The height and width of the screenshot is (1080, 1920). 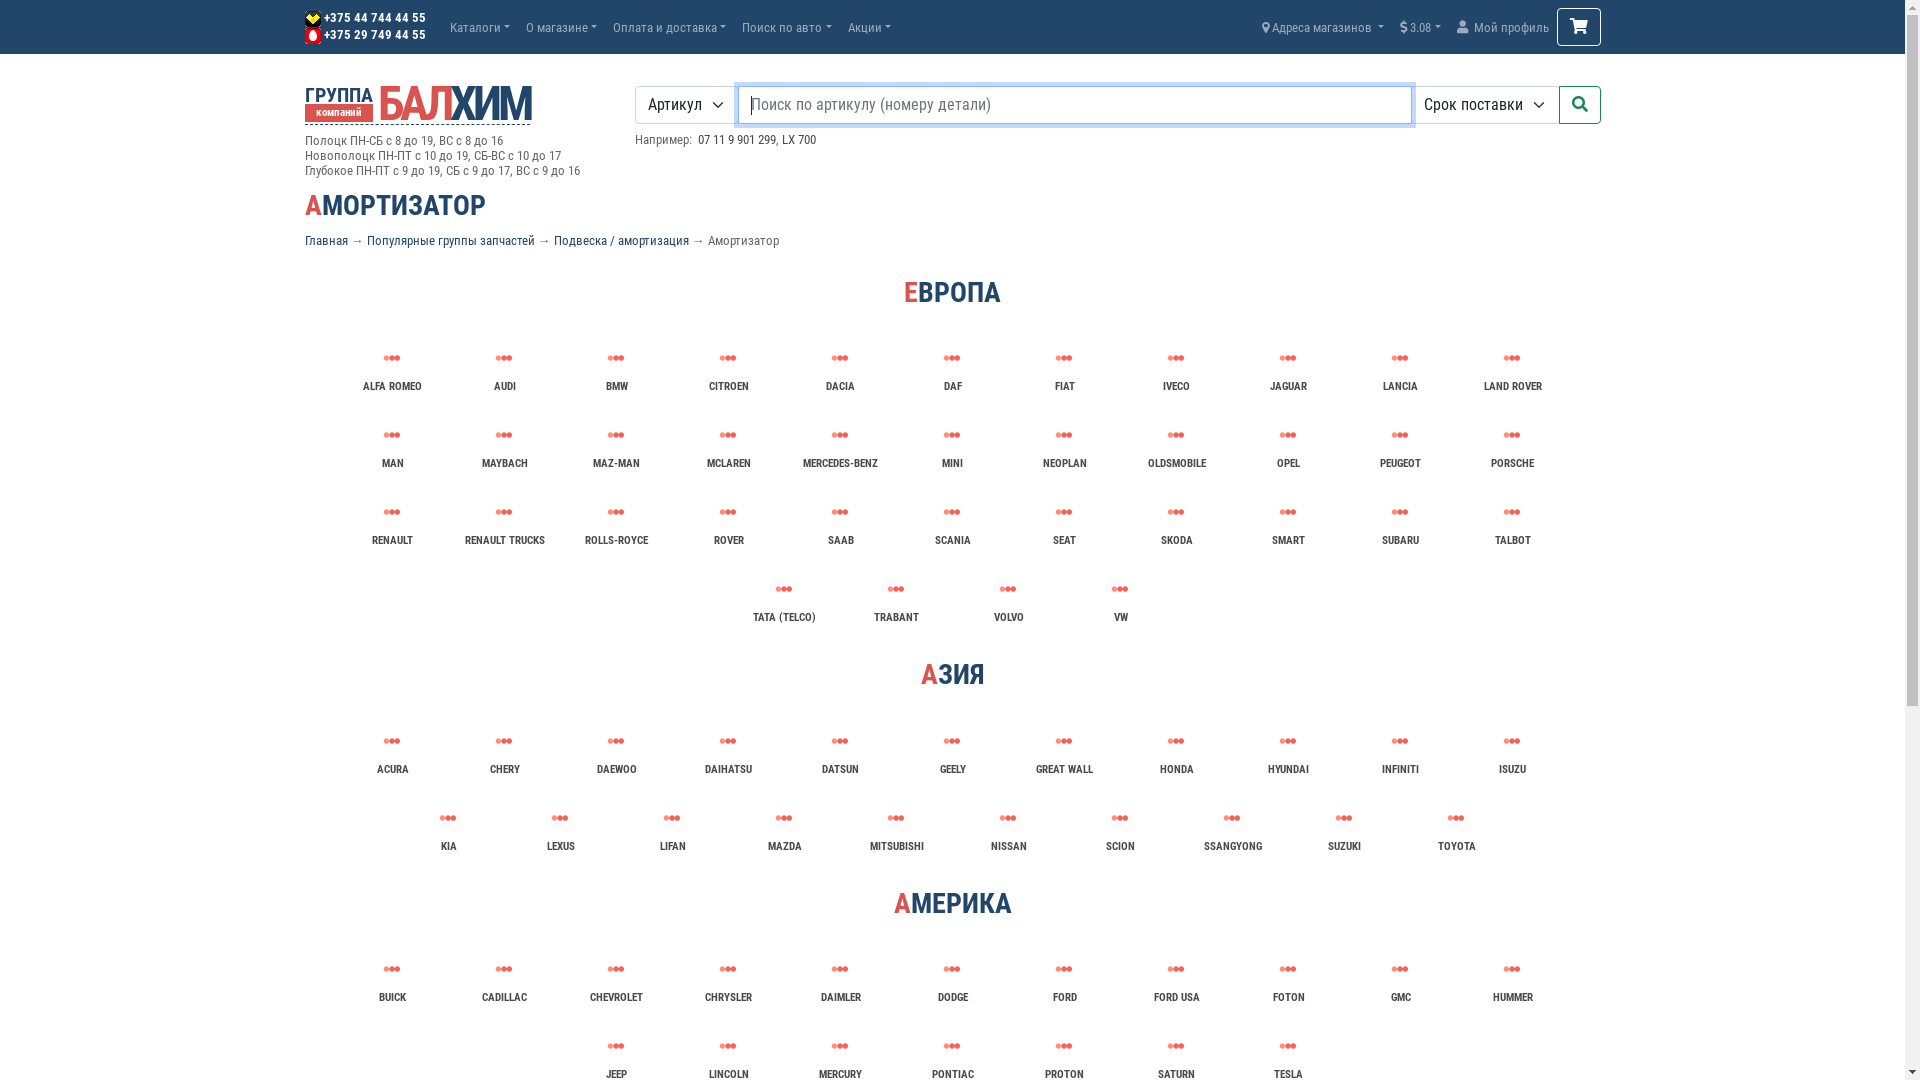 What do you see at coordinates (782, 817) in the screenshot?
I see `'MAZDA'` at bounding box center [782, 817].